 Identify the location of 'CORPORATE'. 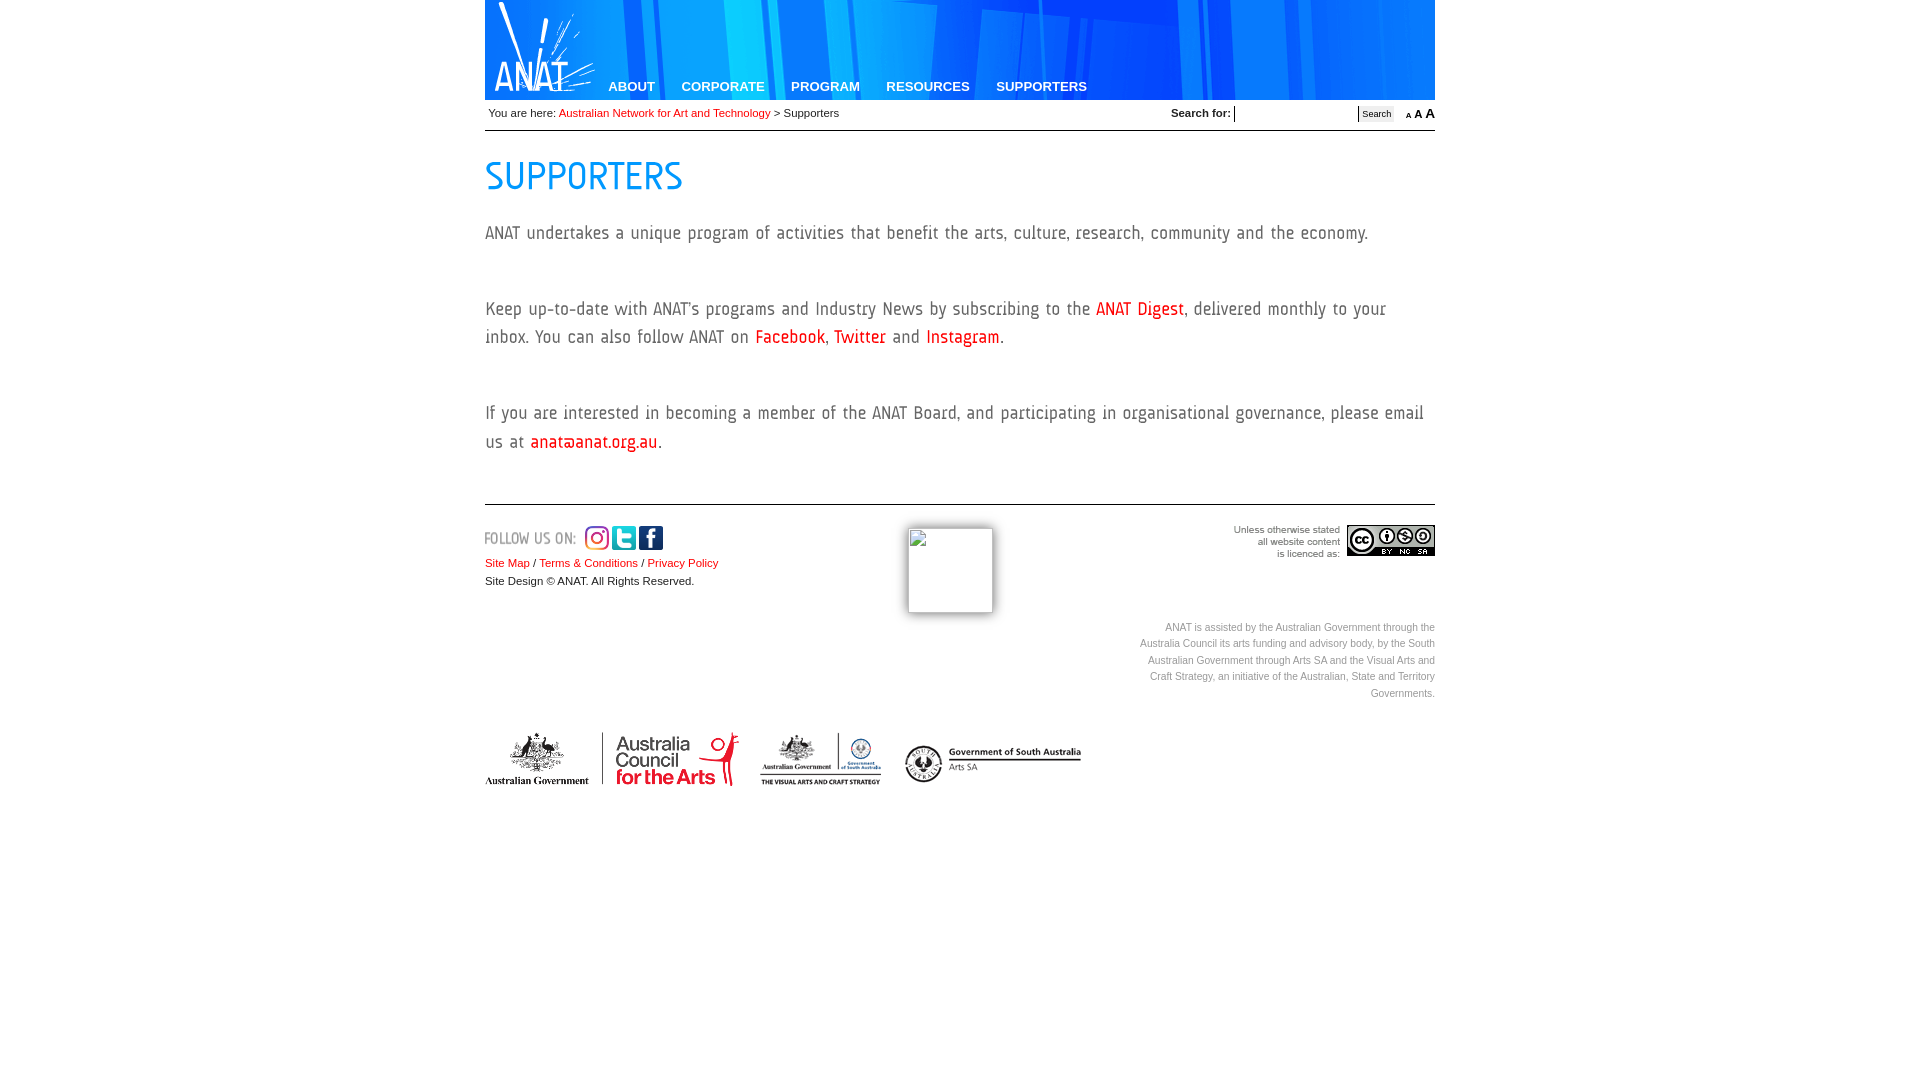
(722, 85).